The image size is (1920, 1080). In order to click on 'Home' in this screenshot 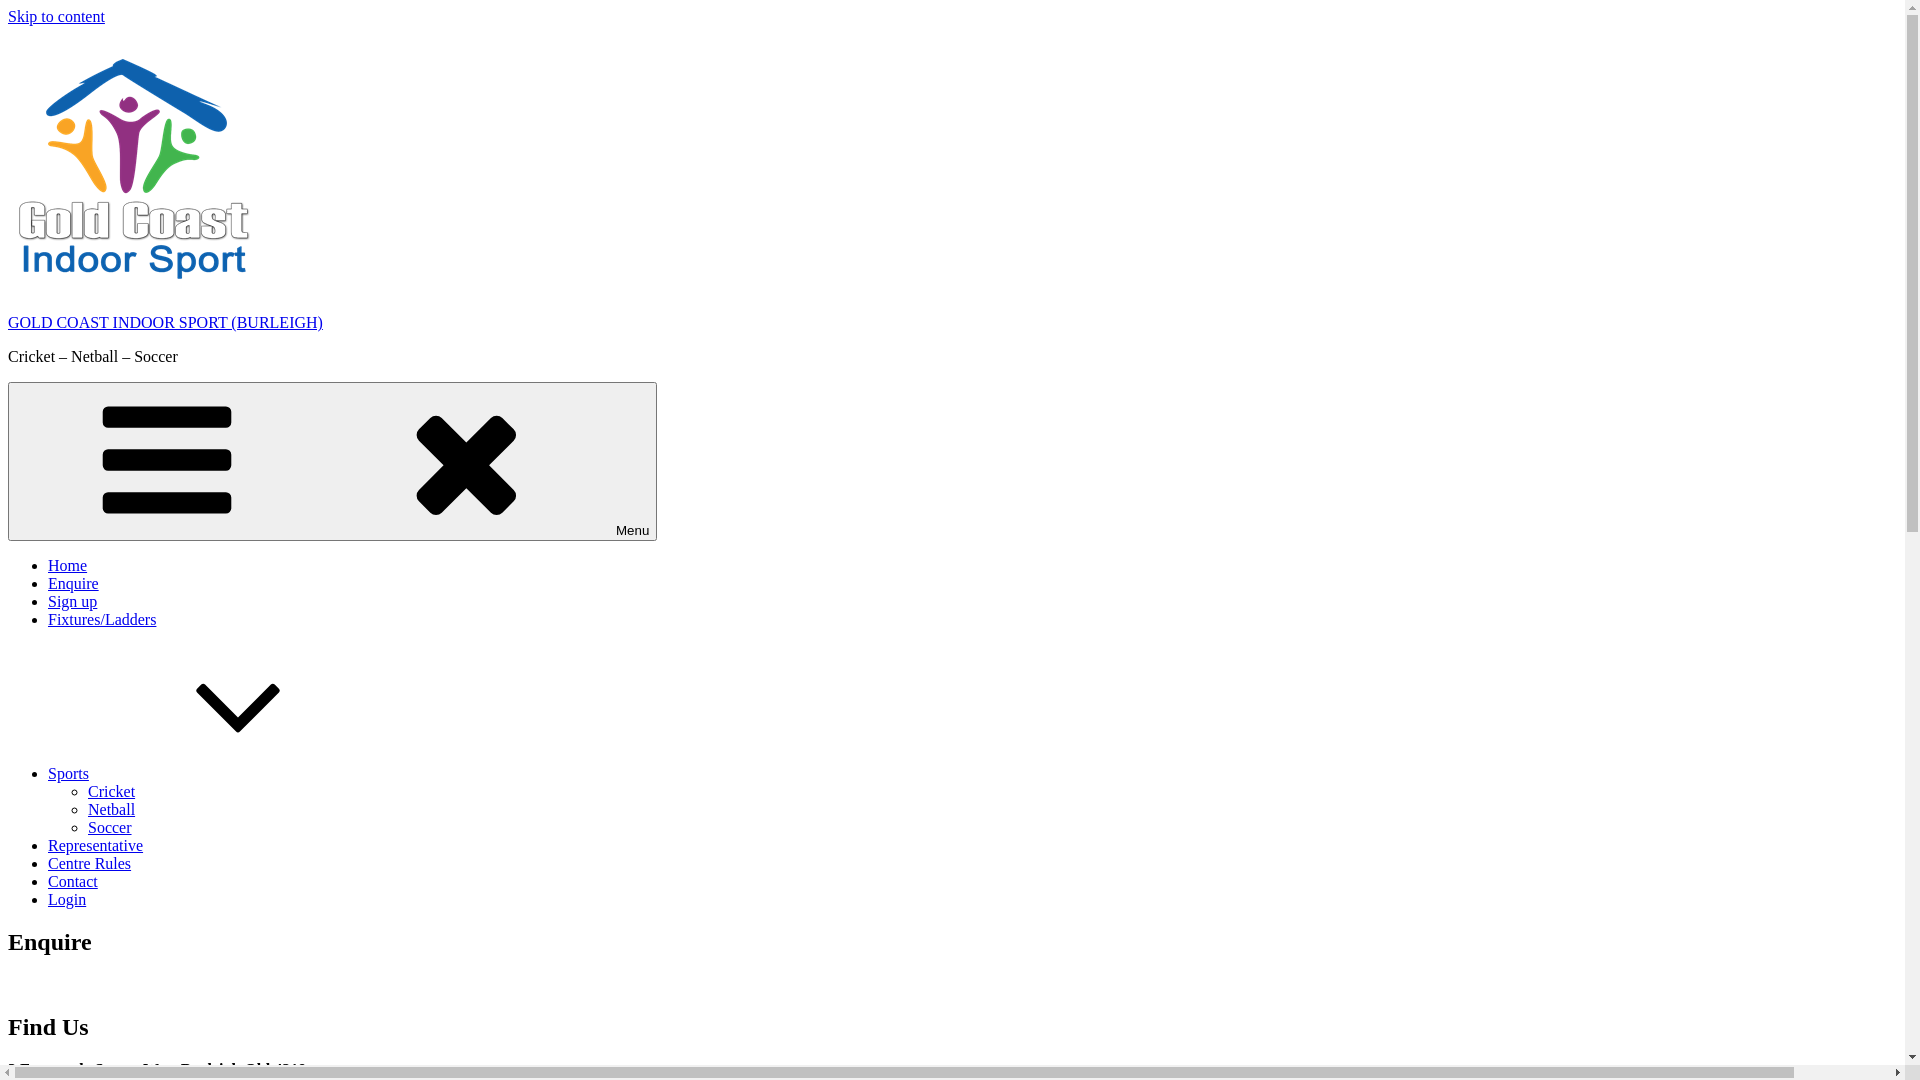, I will do `click(67, 565)`.